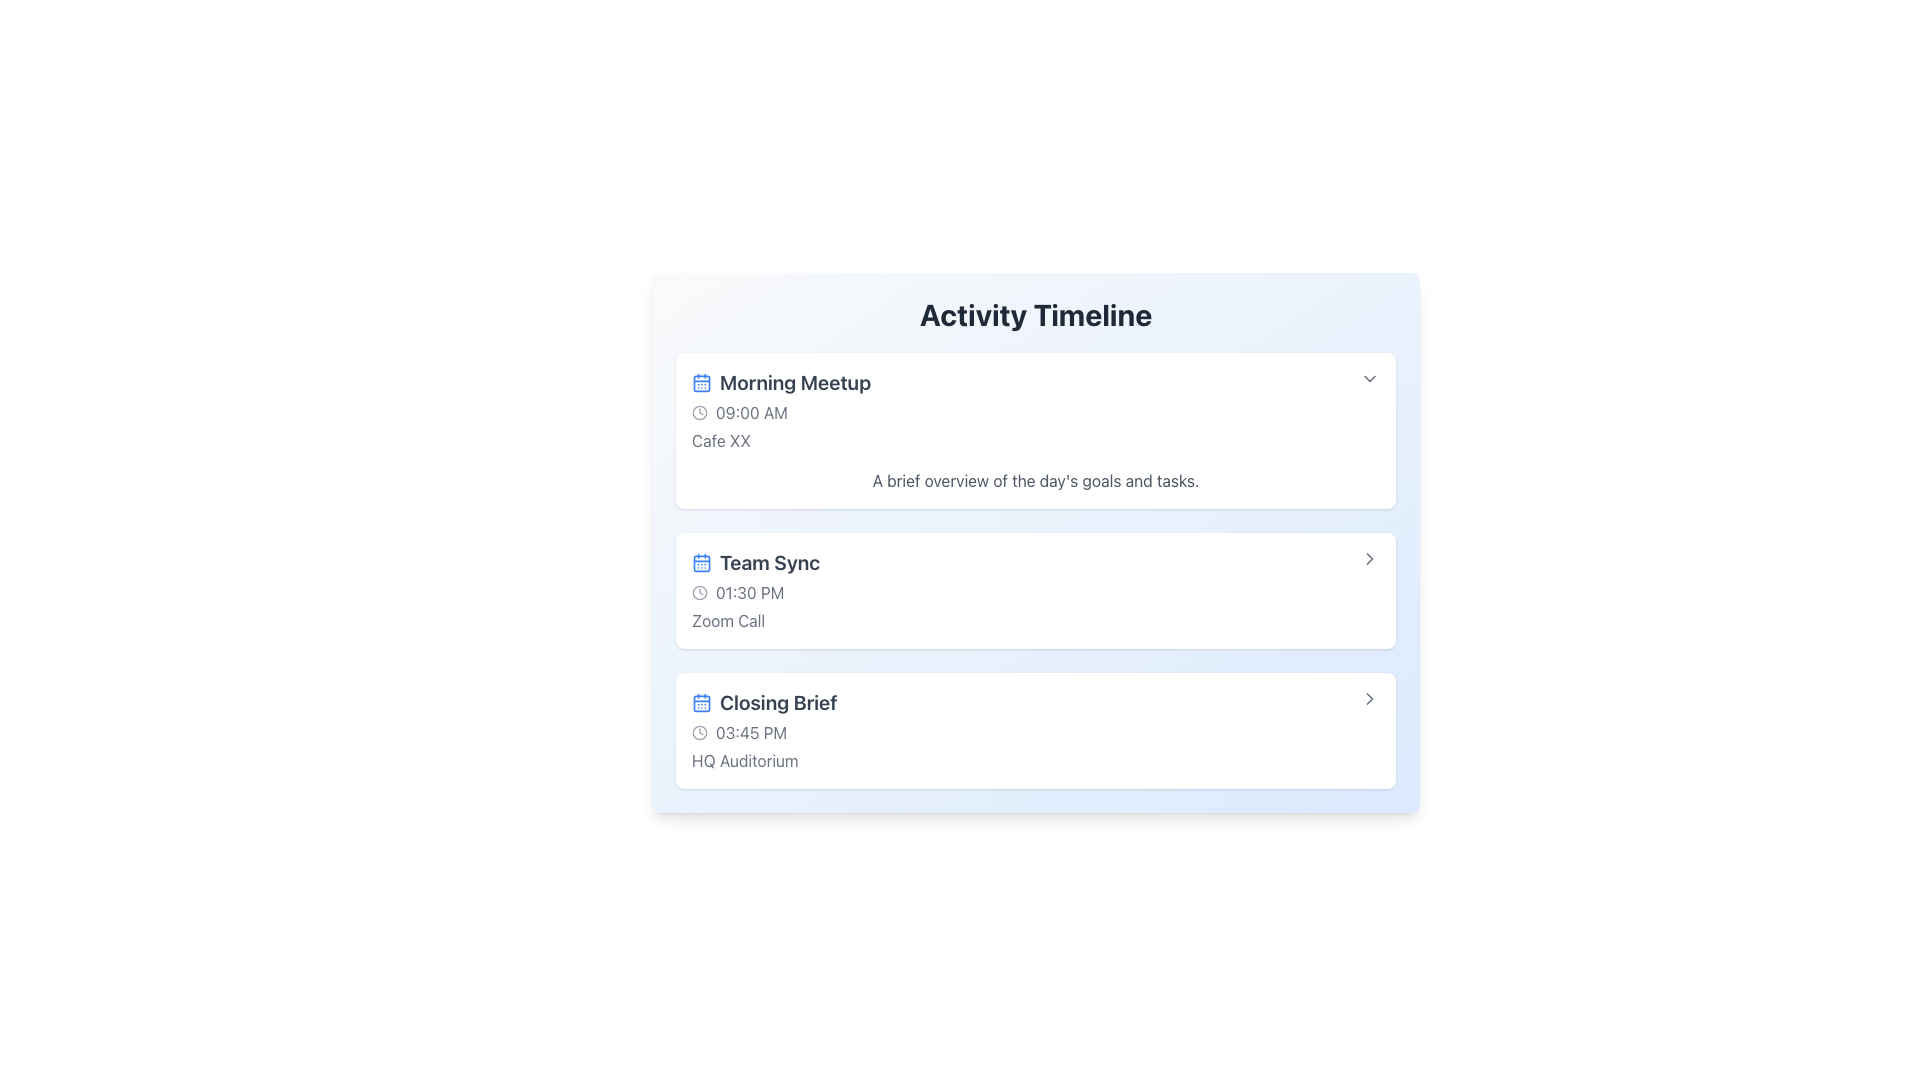  What do you see at coordinates (755, 592) in the screenshot?
I see `the time displayed in the 'Team Sync' section of the 'Activity Timeline', which shows '01:30 PM'` at bounding box center [755, 592].